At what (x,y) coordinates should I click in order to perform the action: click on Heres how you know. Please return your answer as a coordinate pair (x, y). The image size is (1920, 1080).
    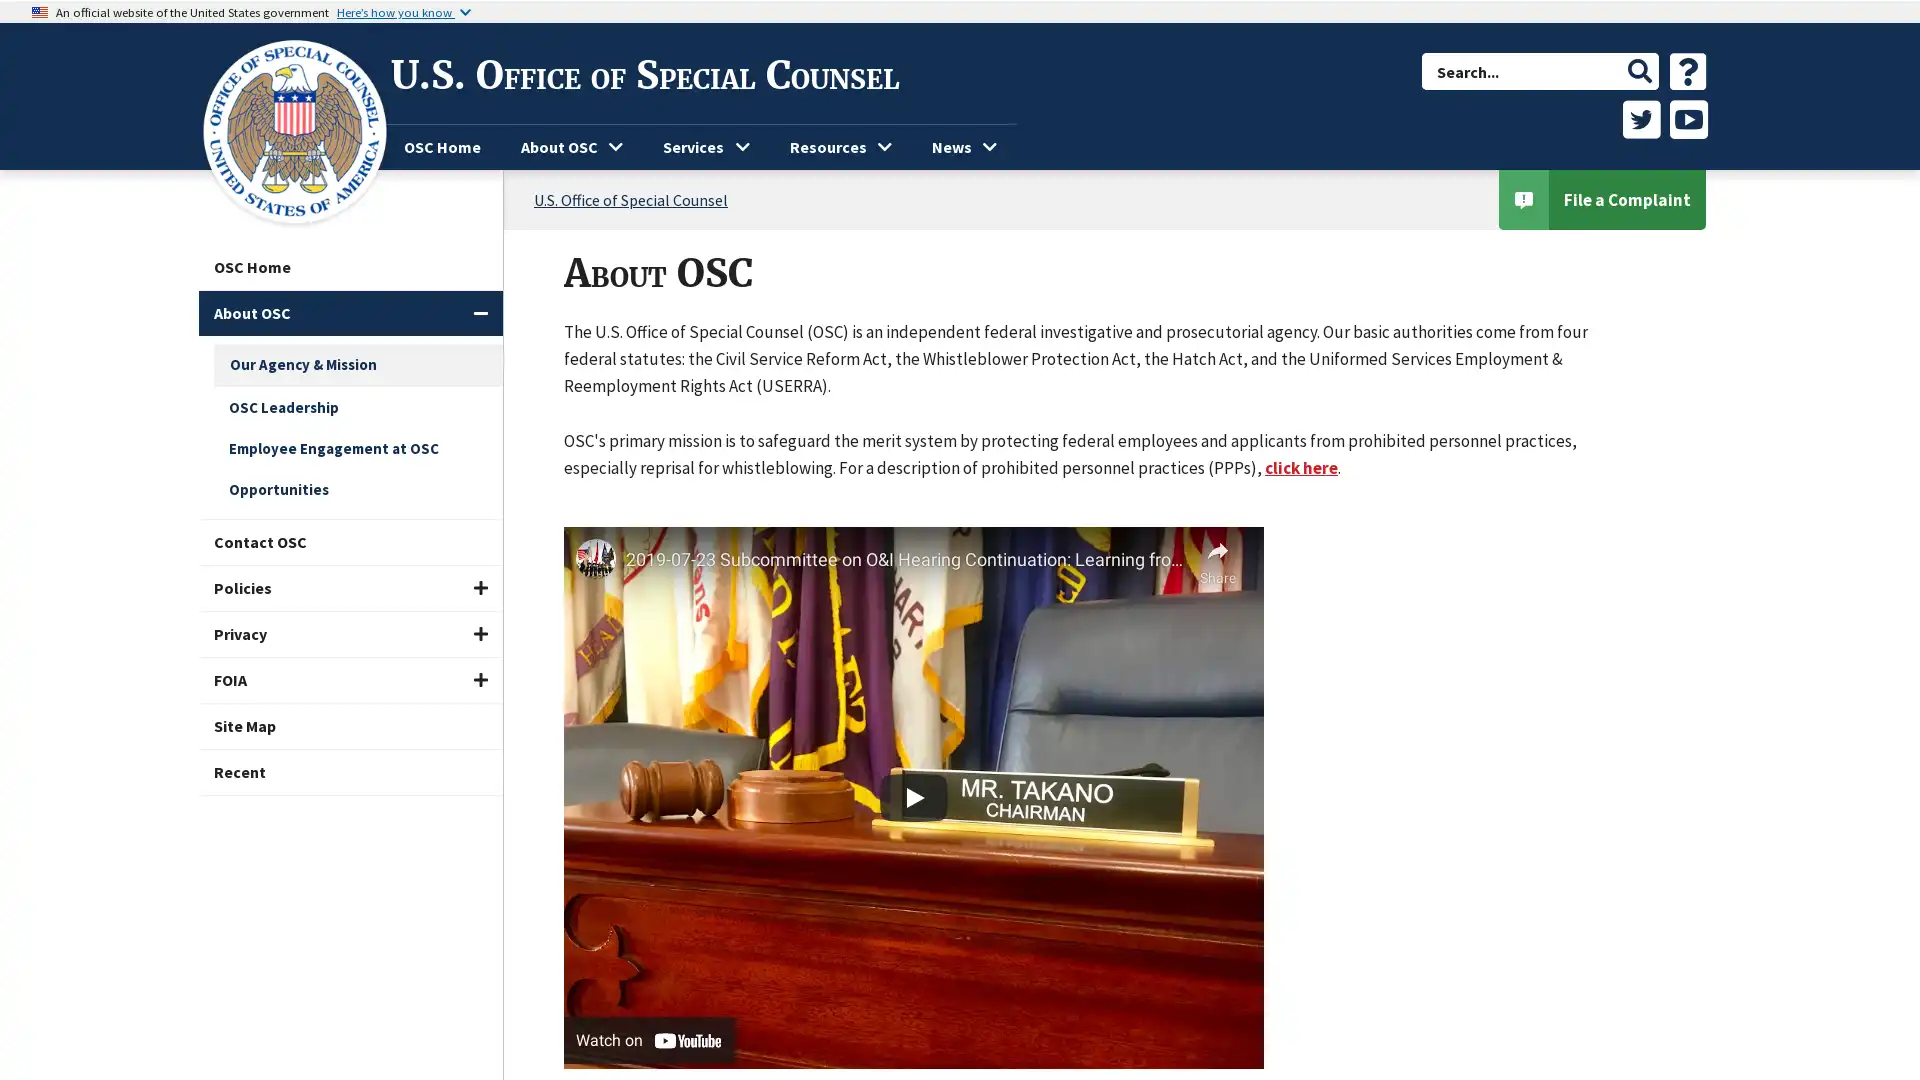
    Looking at the image, I should click on (402, 11).